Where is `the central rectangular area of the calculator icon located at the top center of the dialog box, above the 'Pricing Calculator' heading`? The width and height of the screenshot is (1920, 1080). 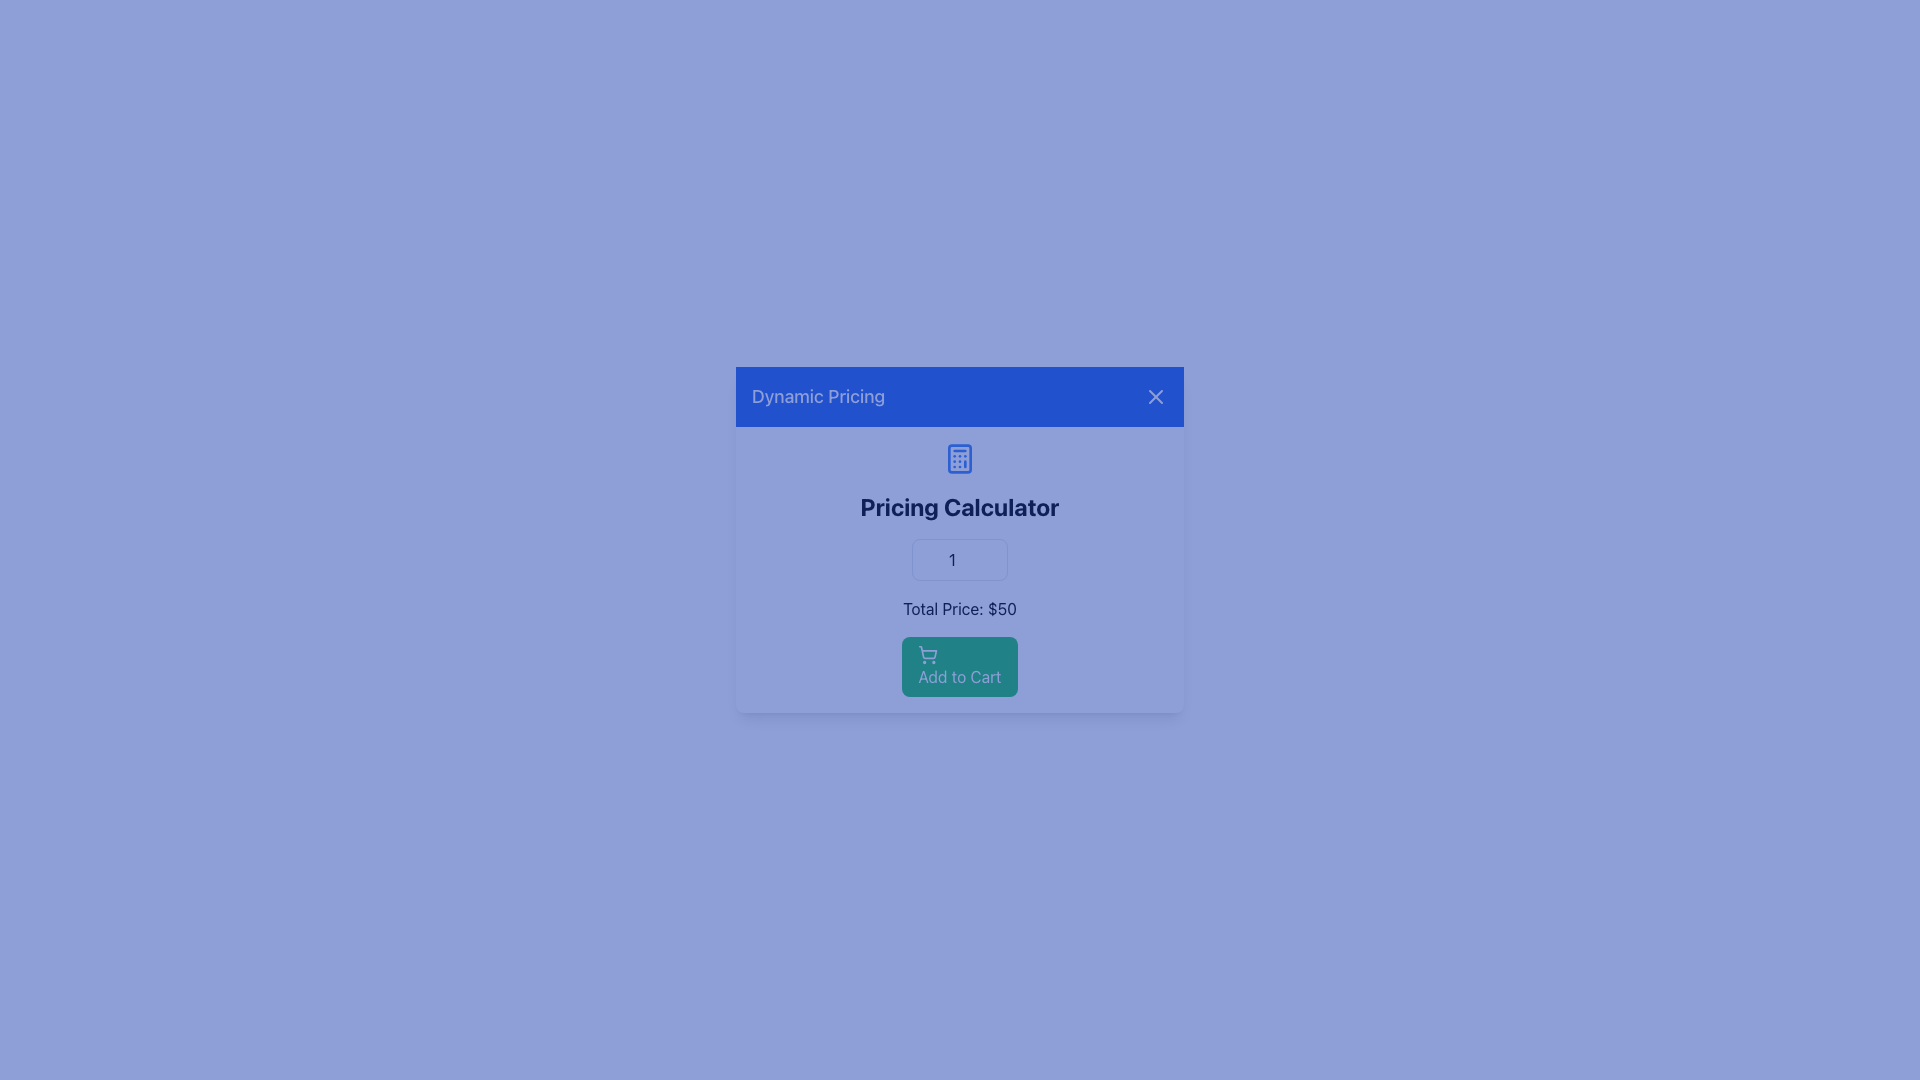
the central rectangular area of the calculator icon located at the top center of the dialog box, above the 'Pricing Calculator' heading is located at coordinates (960, 459).